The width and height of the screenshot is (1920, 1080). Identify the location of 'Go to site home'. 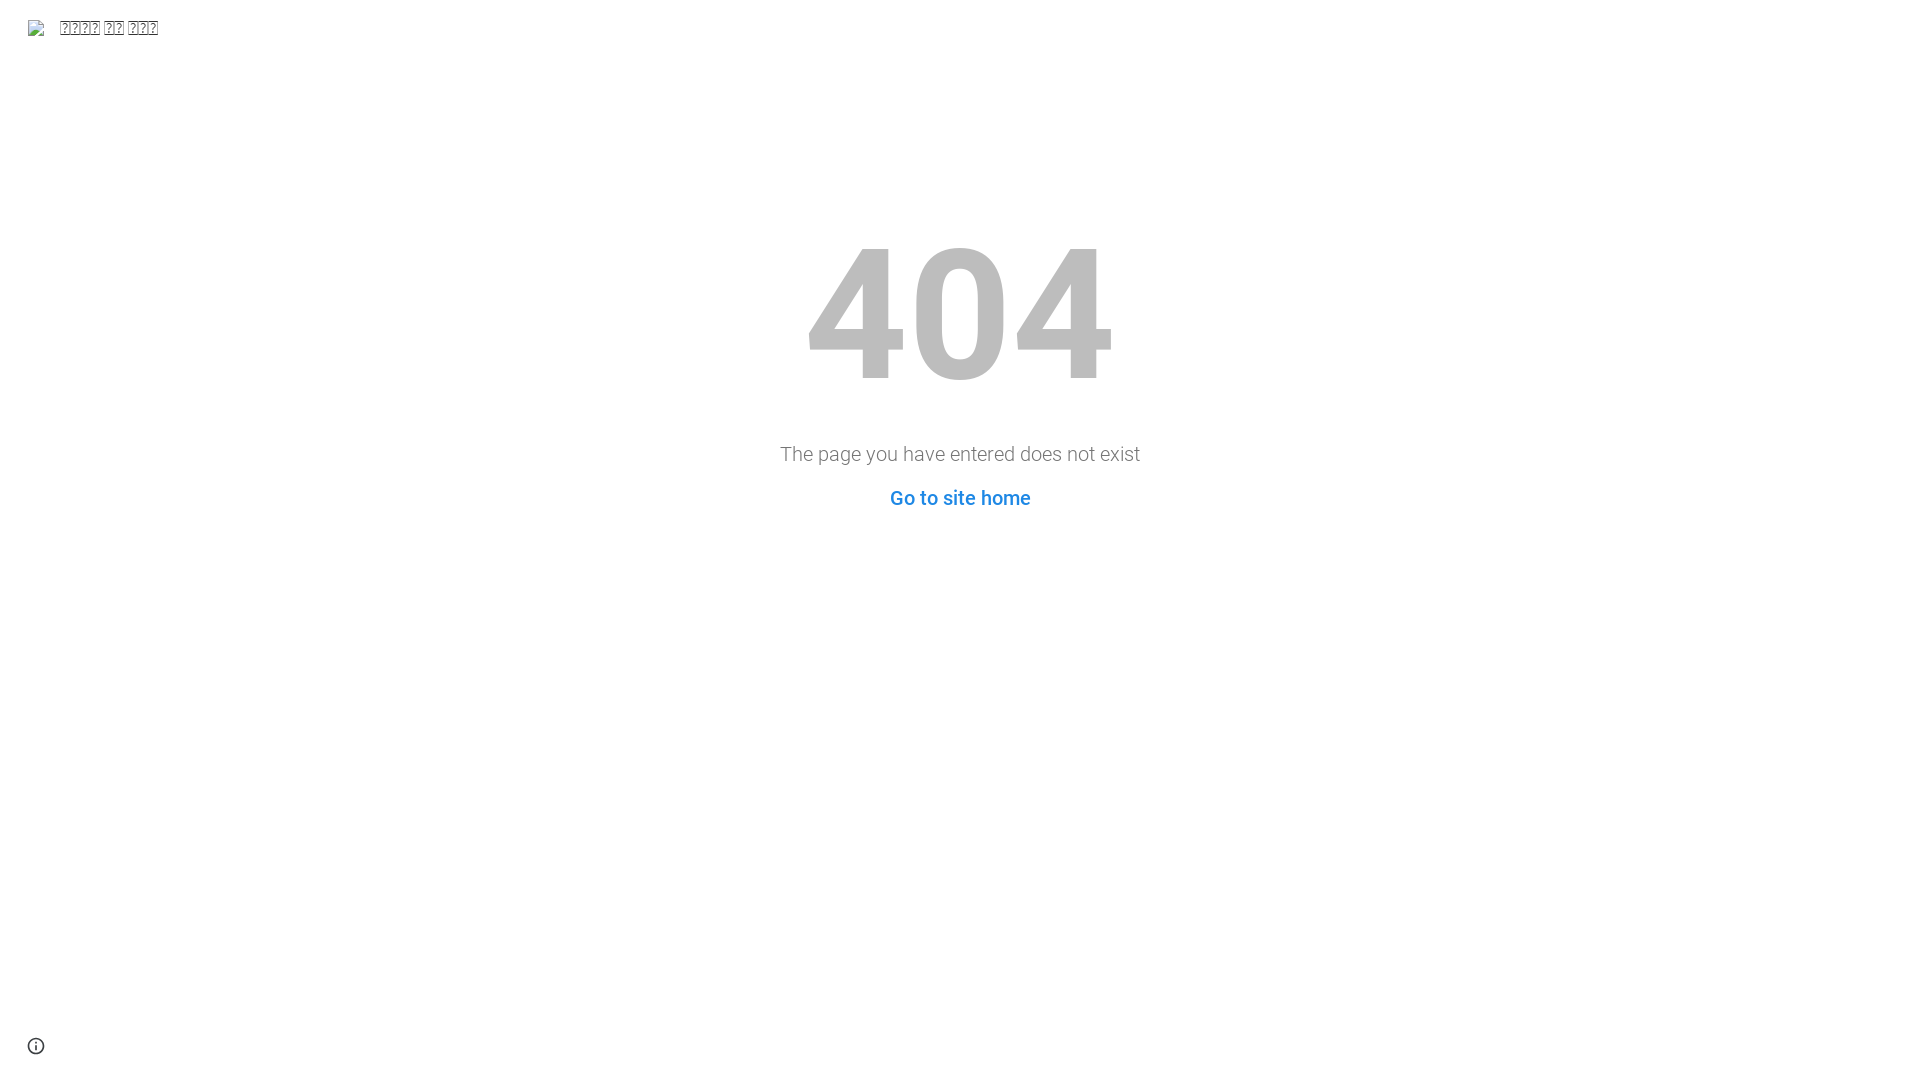
(960, 496).